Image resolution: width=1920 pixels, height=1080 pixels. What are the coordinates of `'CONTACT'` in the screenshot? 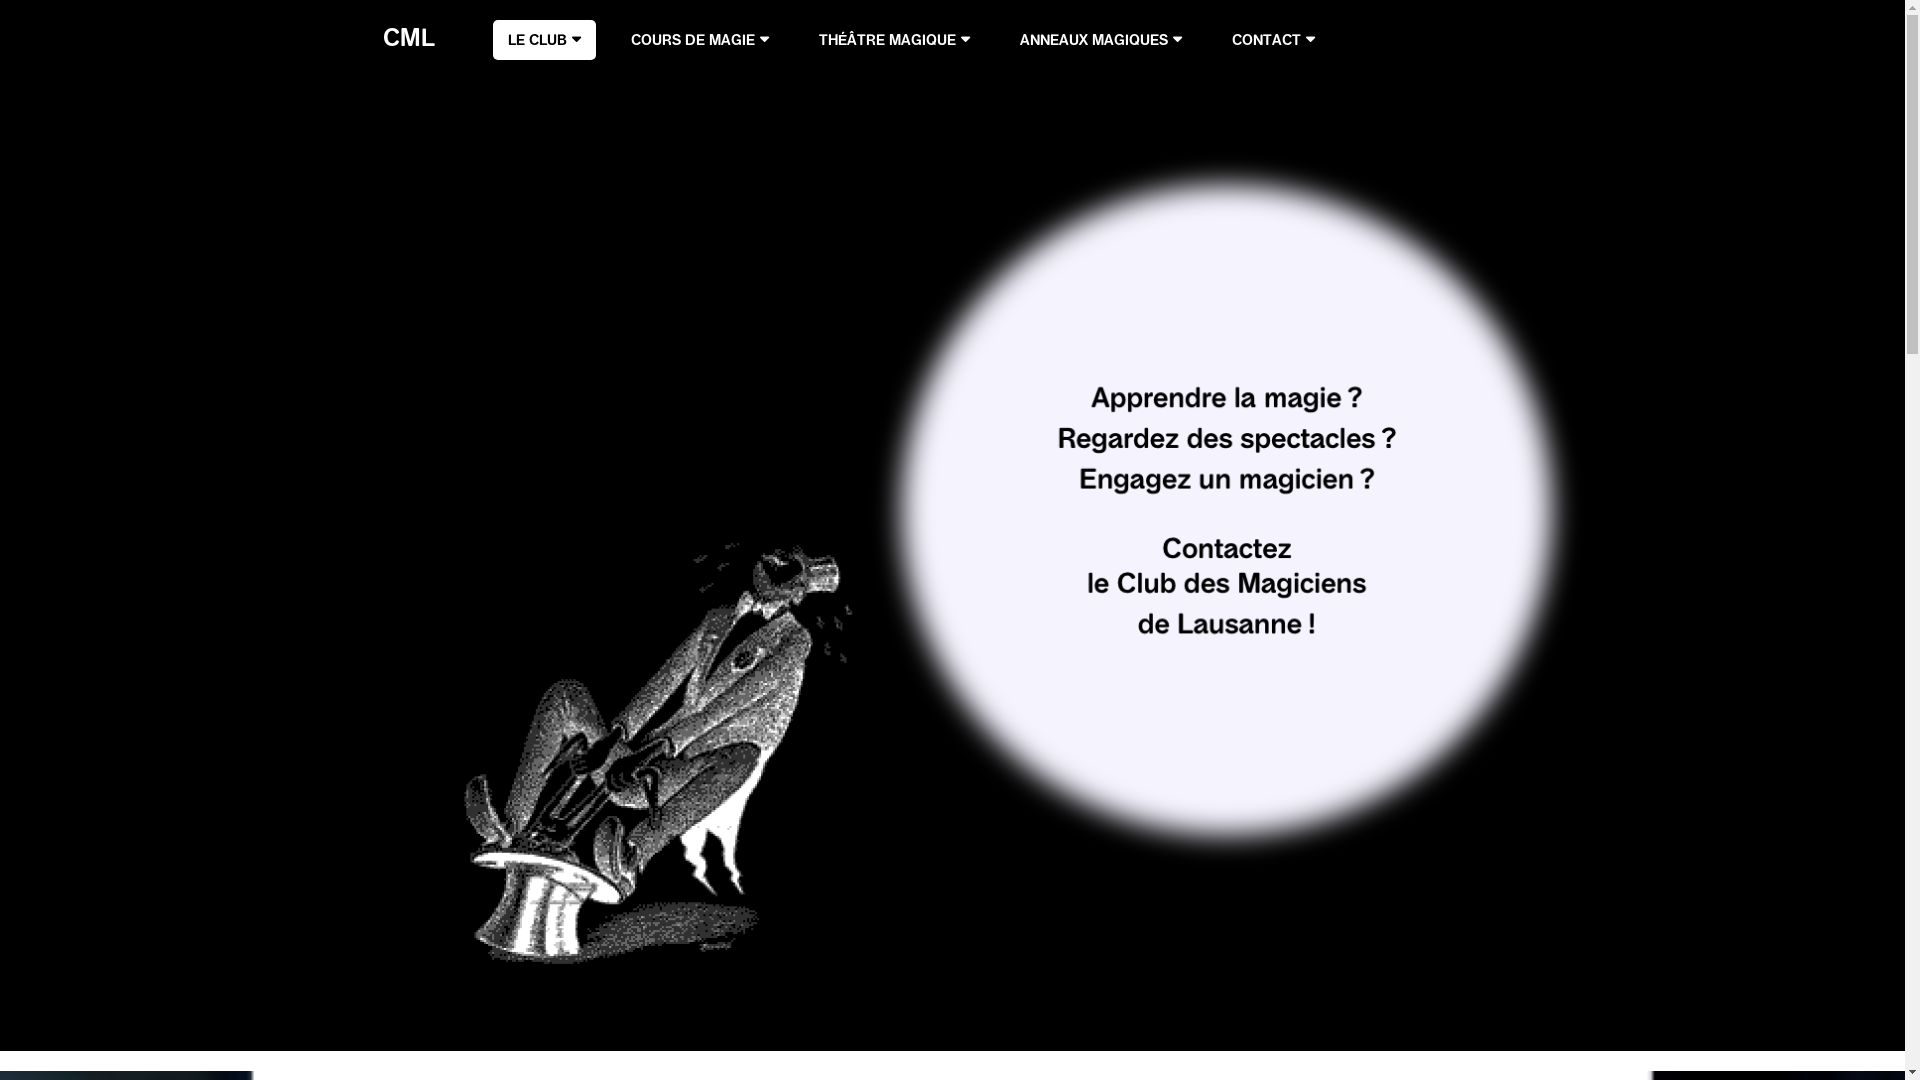 It's located at (1271, 39).